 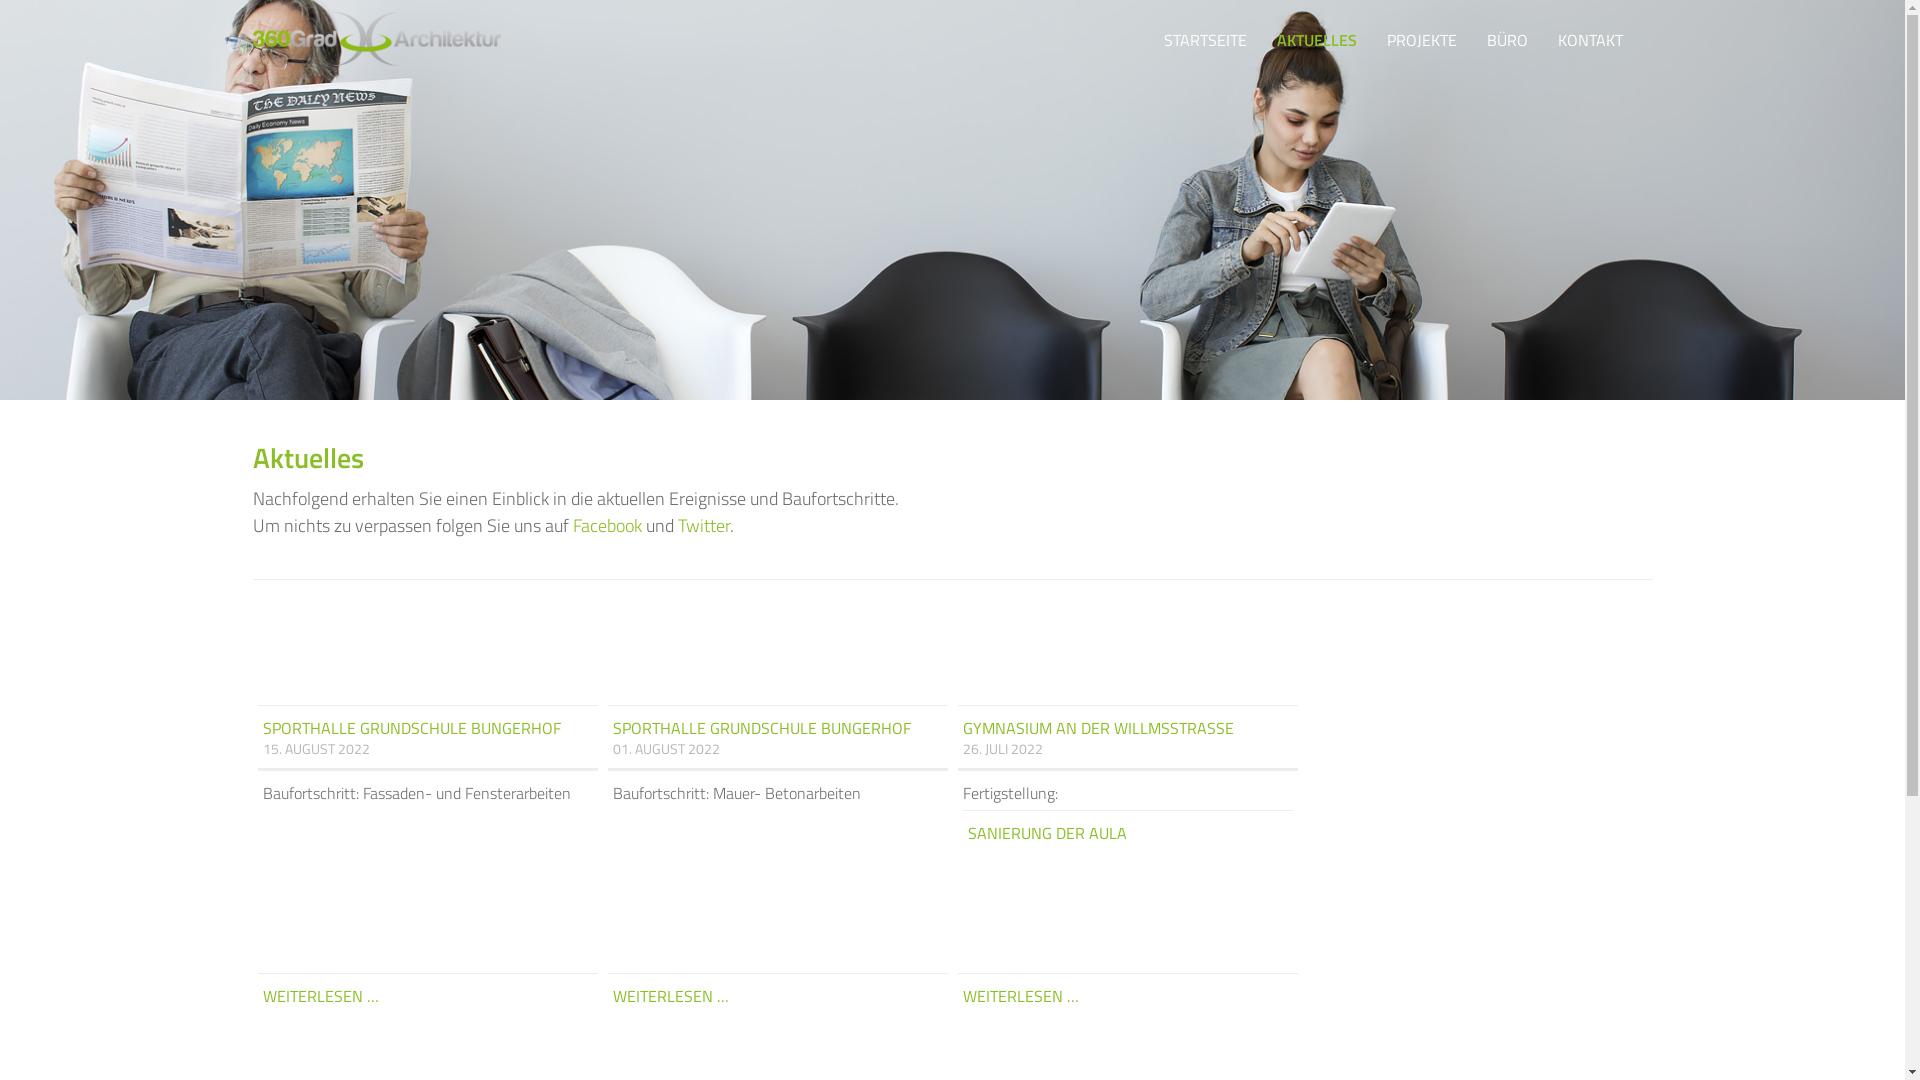 What do you see at coordinates (1127, 827) in the screenshot?
I see `'SANIERUNG DER AULA'` at bounding box center [1127, 827].